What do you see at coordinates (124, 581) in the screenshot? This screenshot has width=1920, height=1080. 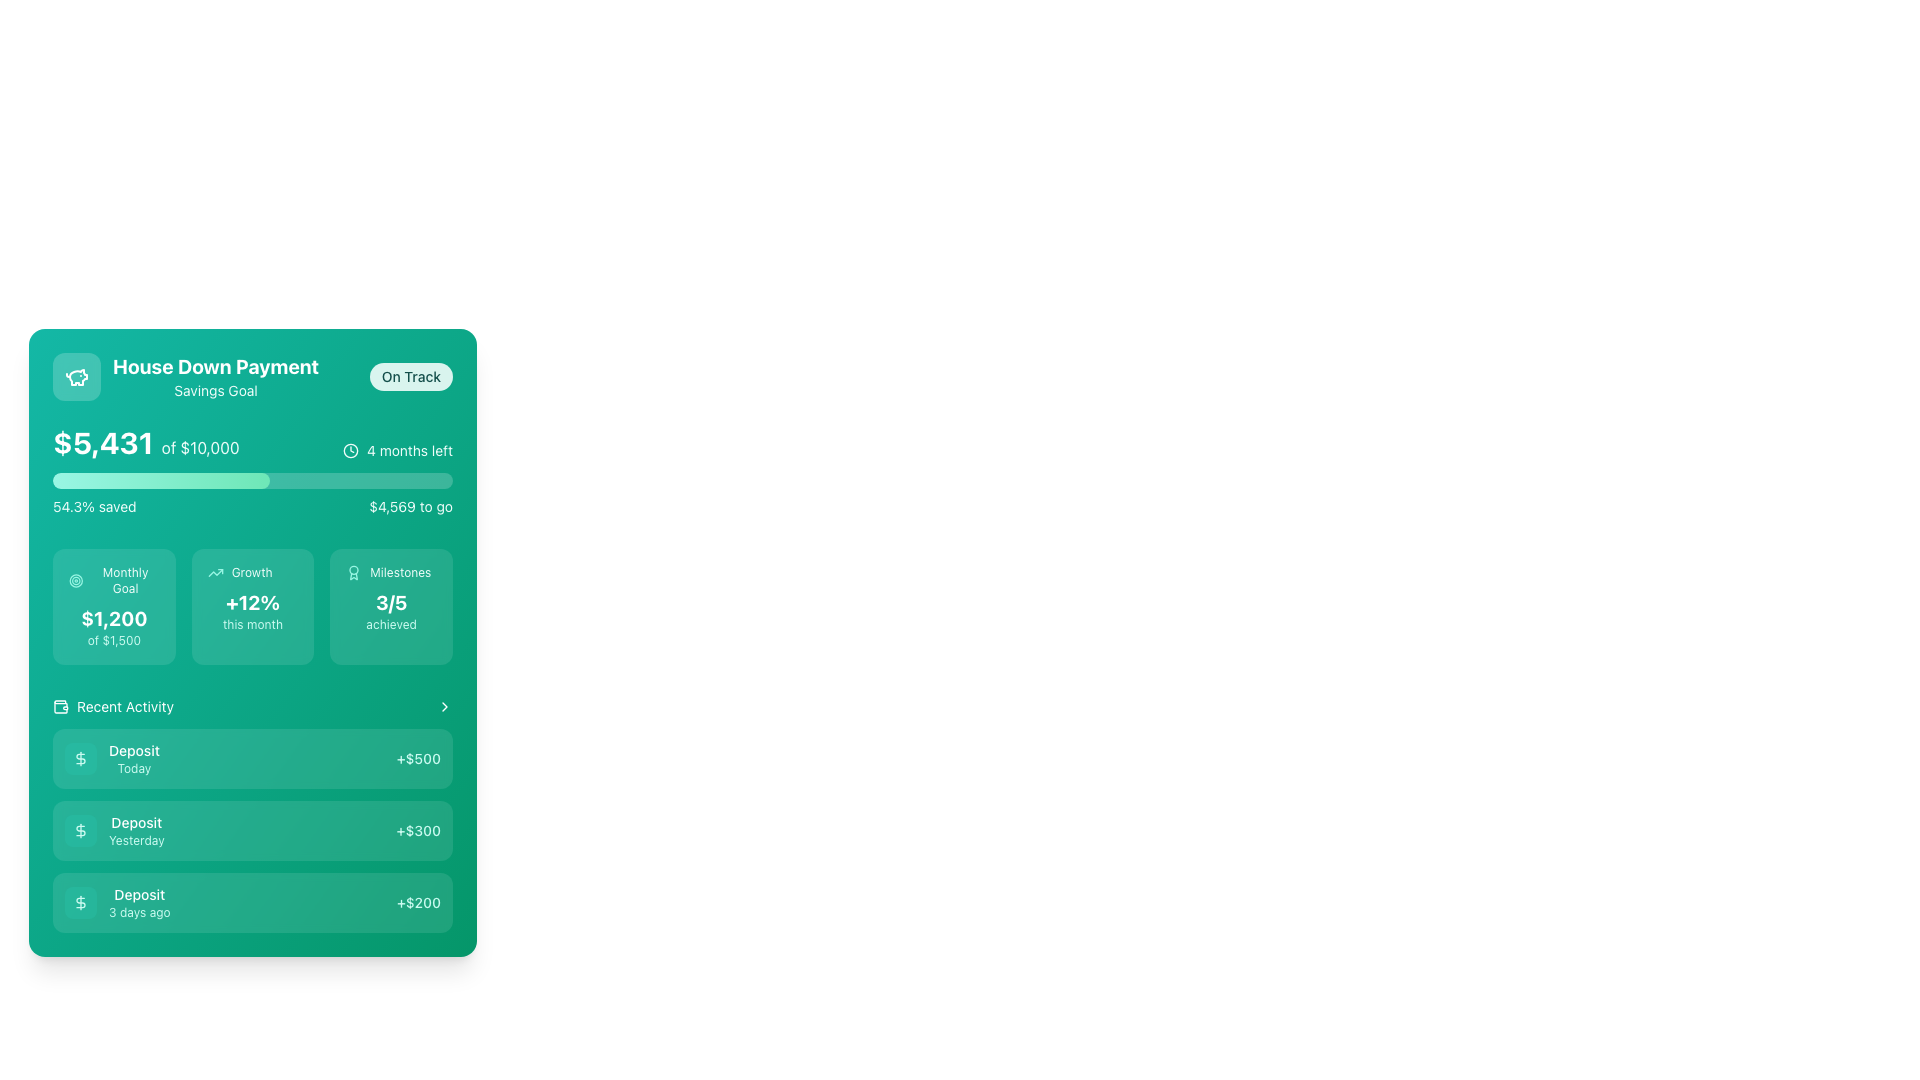 I see `the 'Monthly Goal' Static Text Label, which is styled in teal color and located above the monetary goal details` at bounding box center [124, 581].